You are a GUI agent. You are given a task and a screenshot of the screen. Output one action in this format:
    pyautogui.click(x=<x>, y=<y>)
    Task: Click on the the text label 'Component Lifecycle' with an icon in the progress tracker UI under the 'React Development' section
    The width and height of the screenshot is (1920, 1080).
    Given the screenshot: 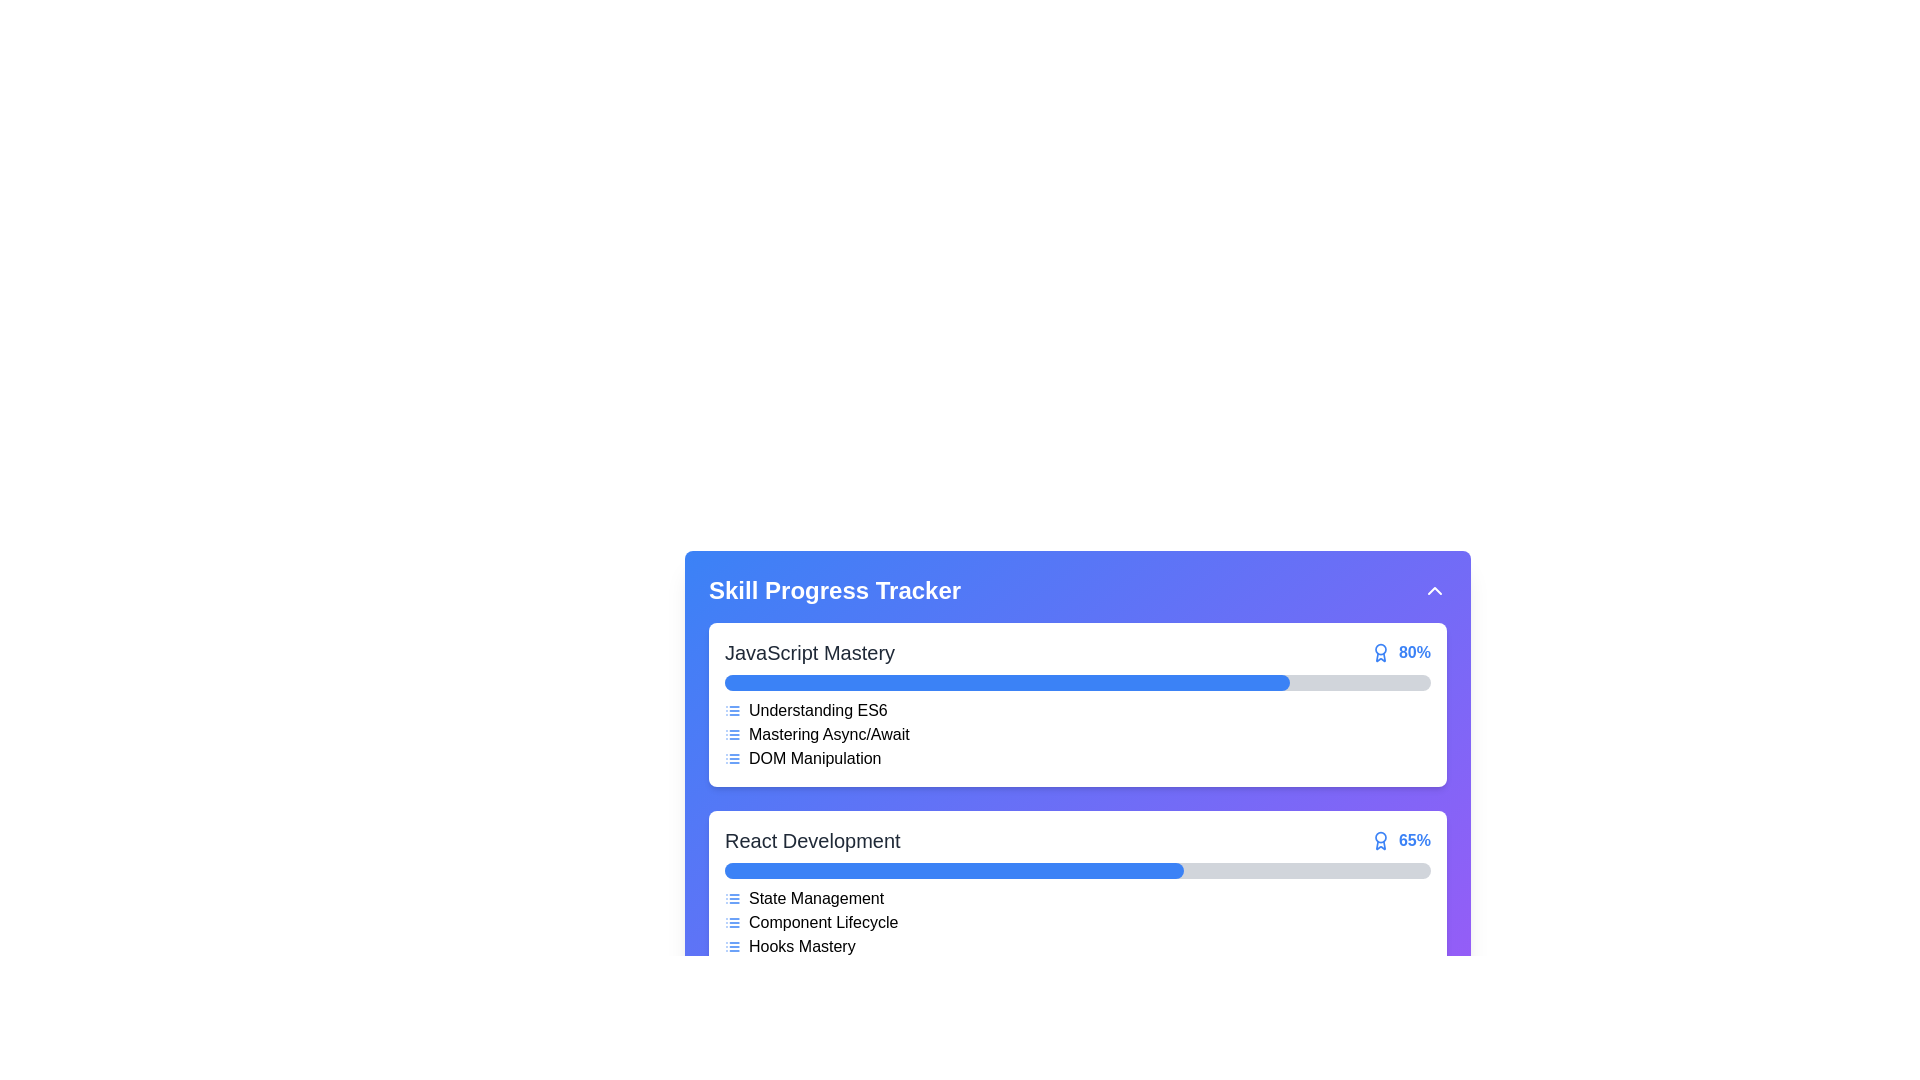 What is the action you would take?
    pyautogui.click(x=1077, y=922)
    